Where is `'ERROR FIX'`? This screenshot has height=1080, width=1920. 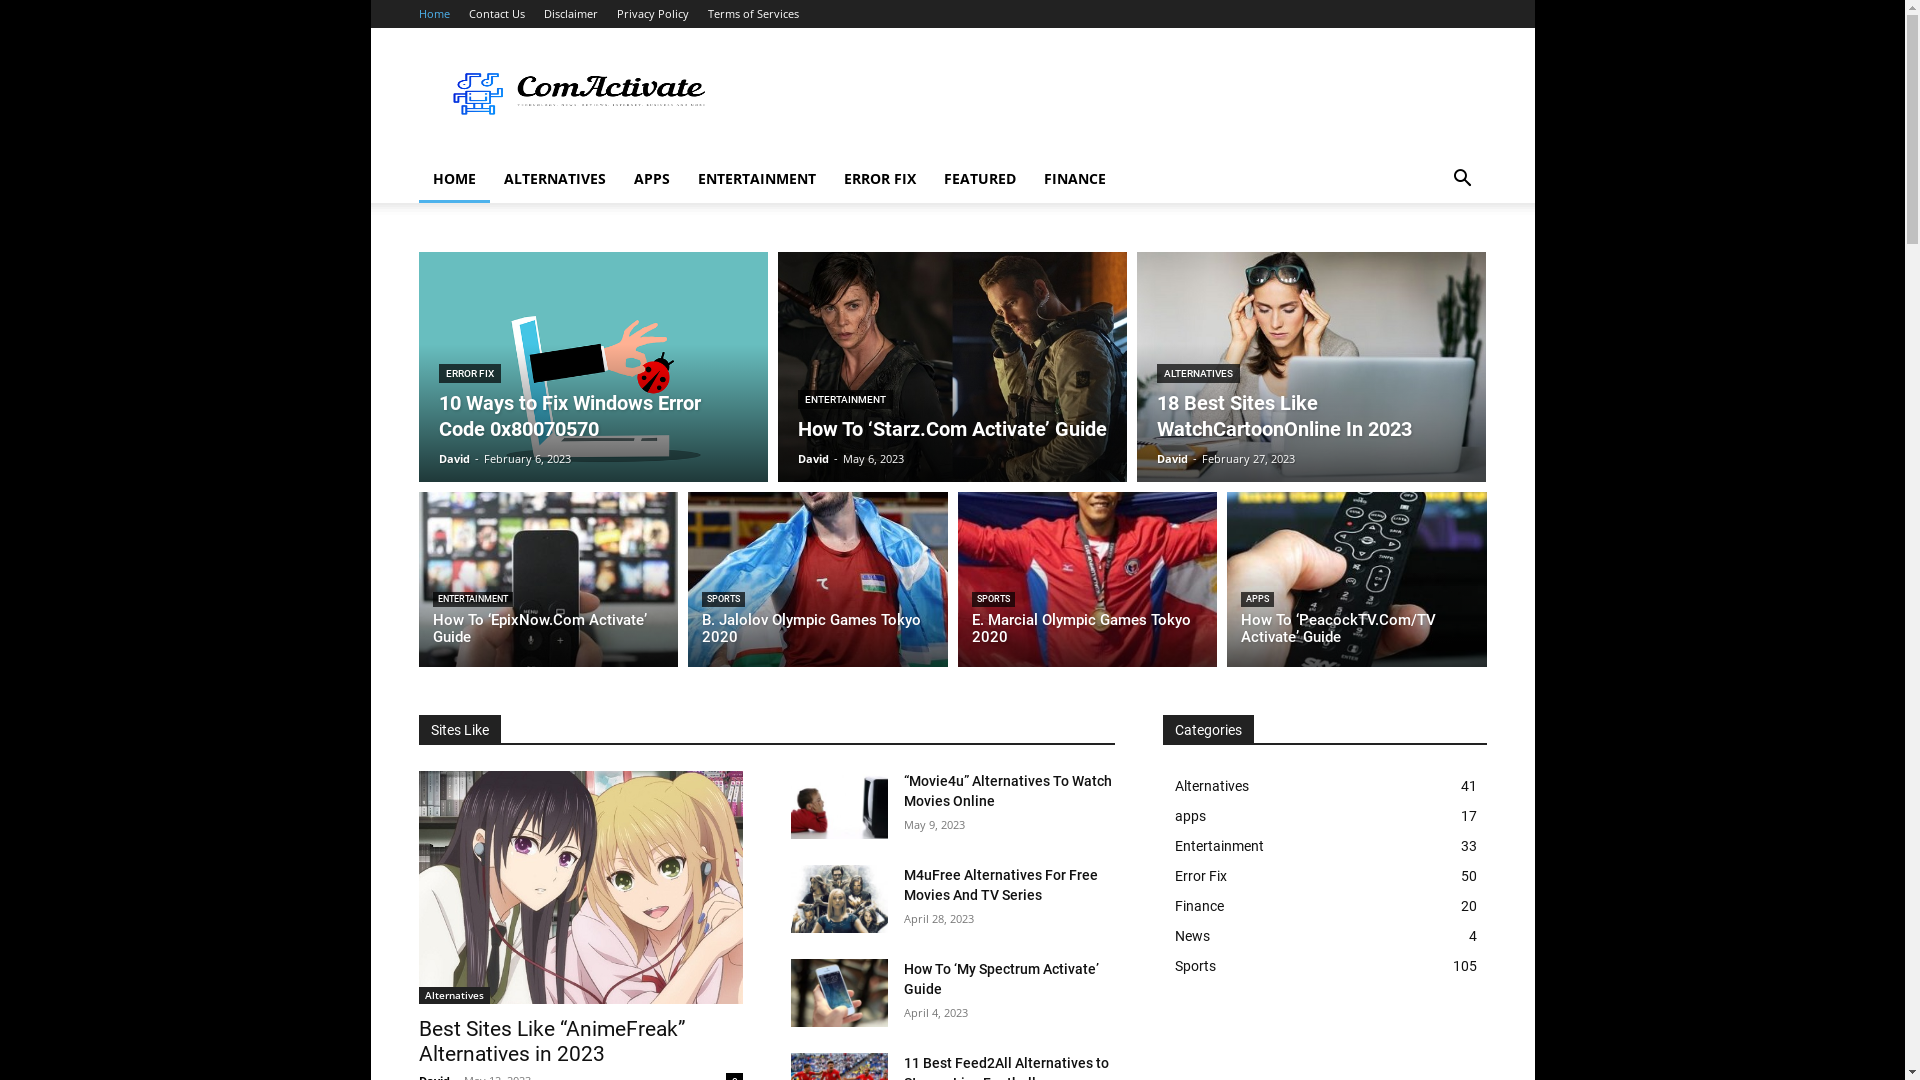 'ERROR FIX' is located at coordinates (879, 177).